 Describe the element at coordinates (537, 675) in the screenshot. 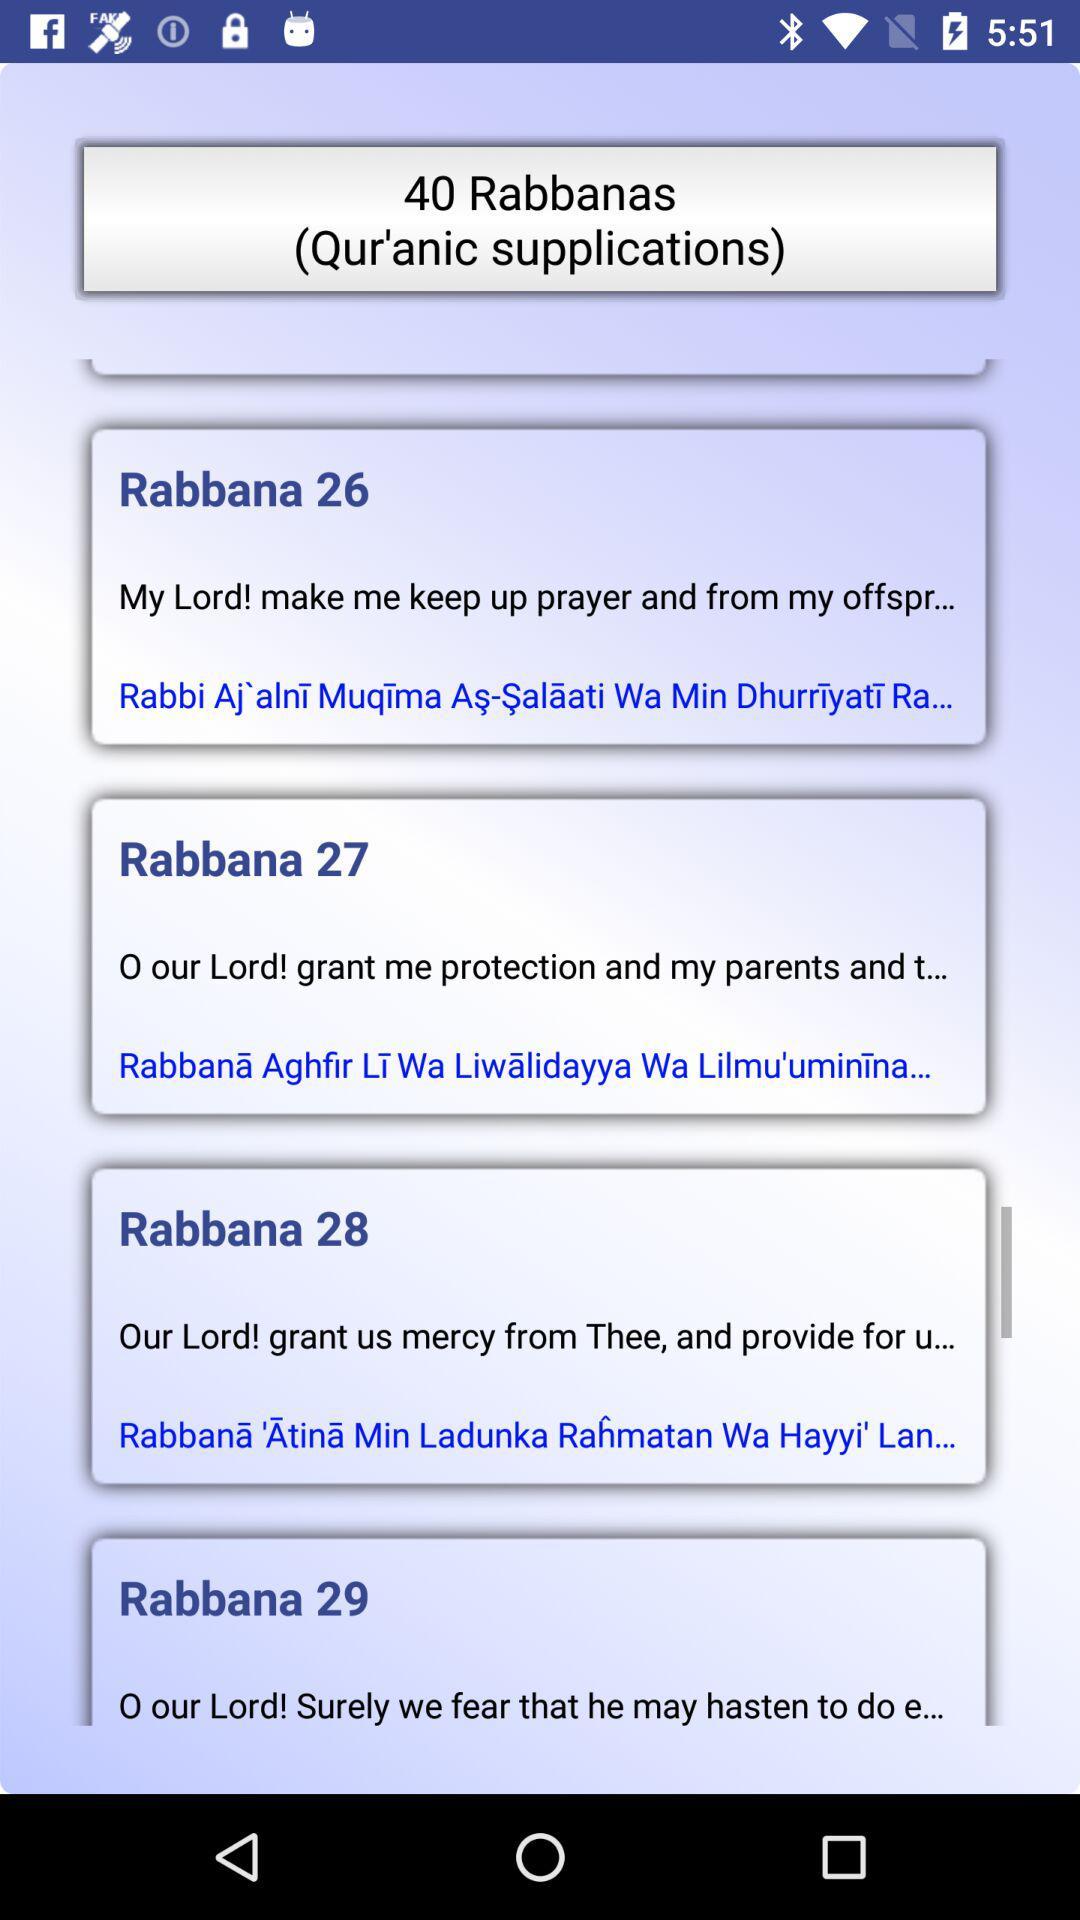

I see `the item above the rabbana 27 icon` at that location.